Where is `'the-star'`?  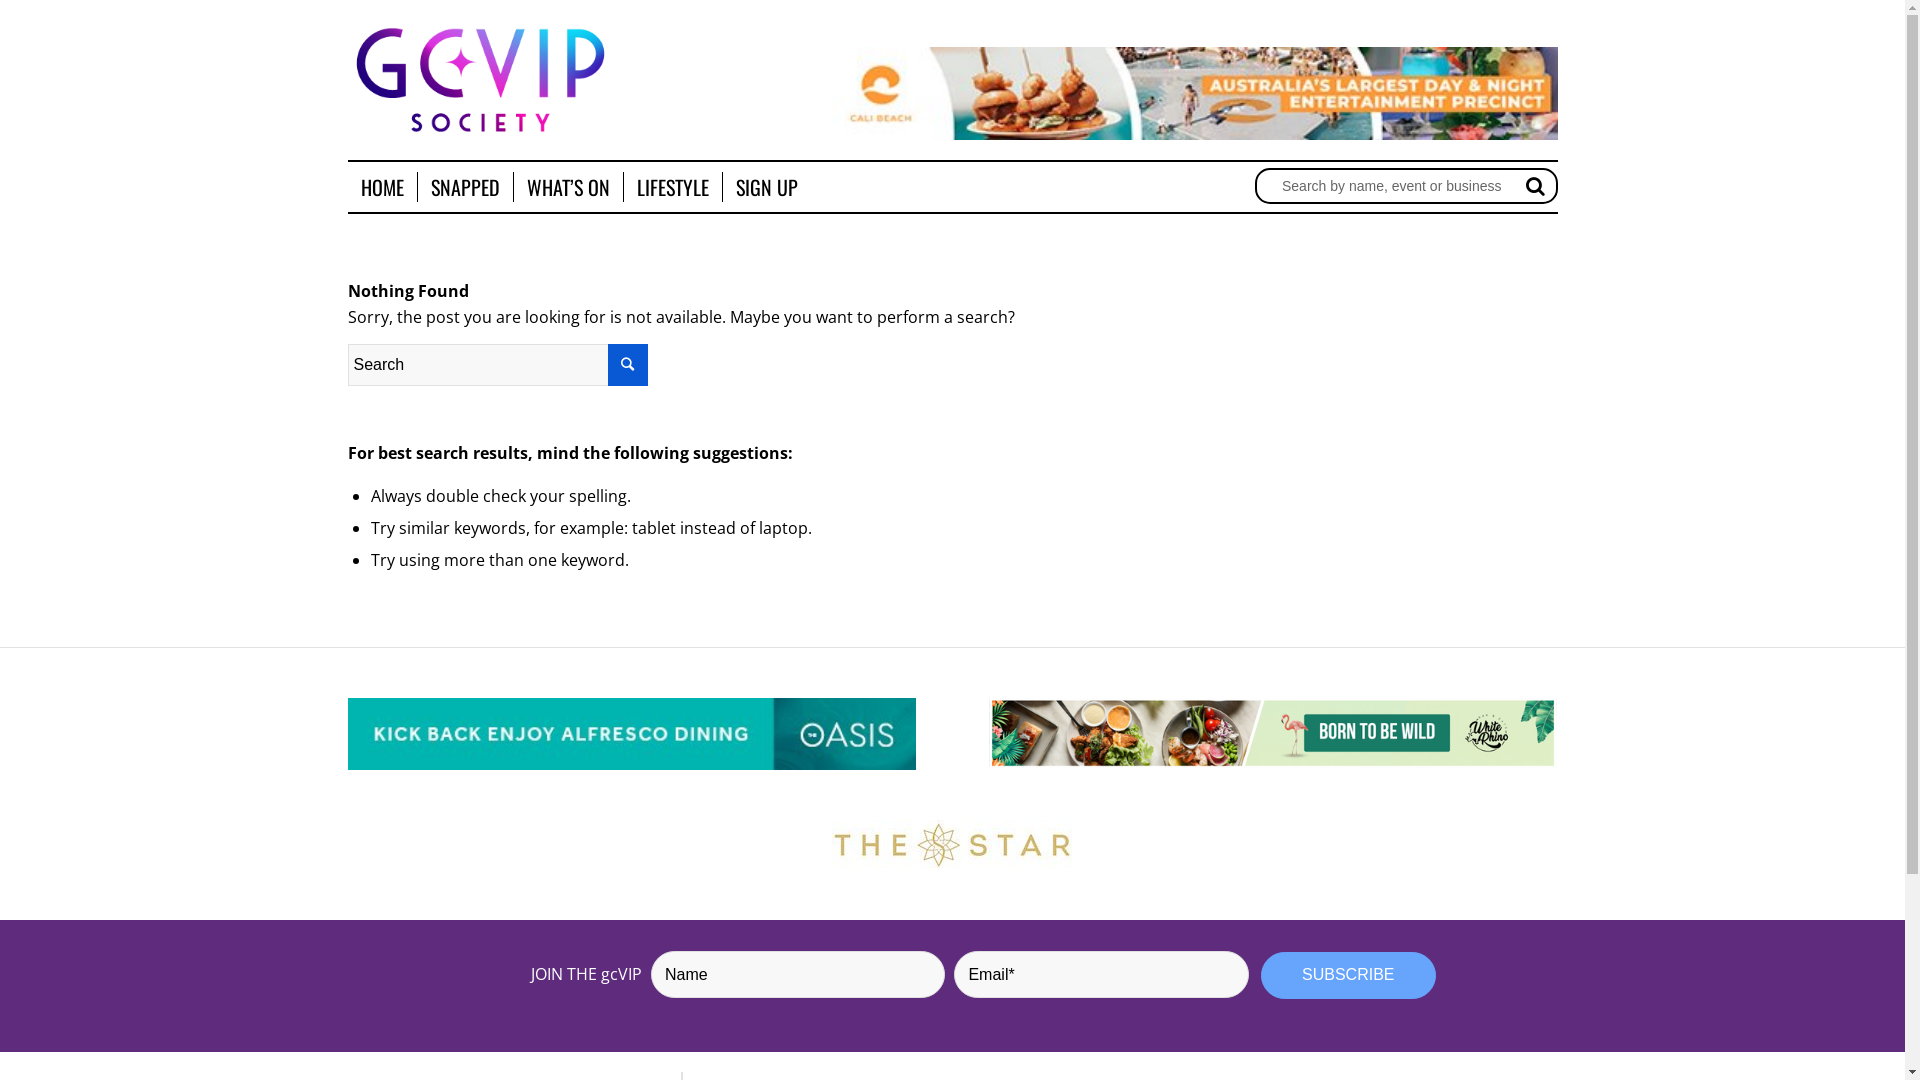
'the-star' is located at coordinates (951, 844).